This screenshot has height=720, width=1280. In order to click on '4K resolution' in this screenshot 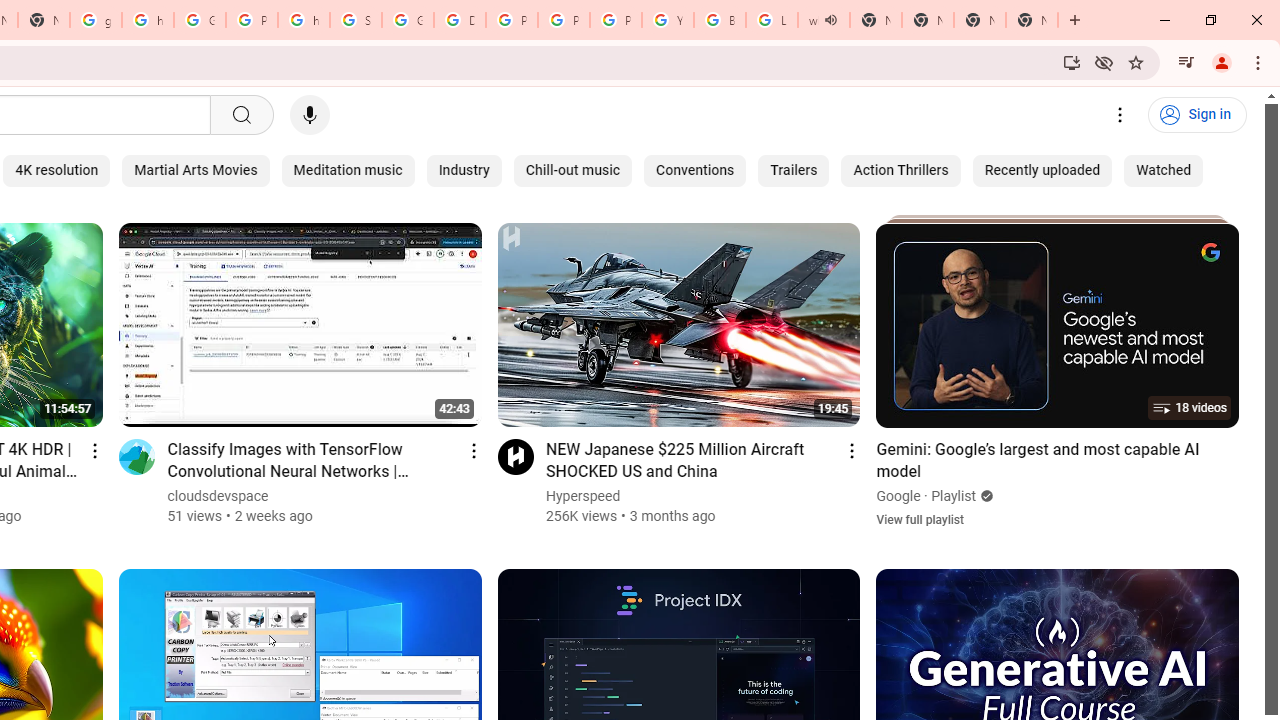, I will do `click(56, 170)`.